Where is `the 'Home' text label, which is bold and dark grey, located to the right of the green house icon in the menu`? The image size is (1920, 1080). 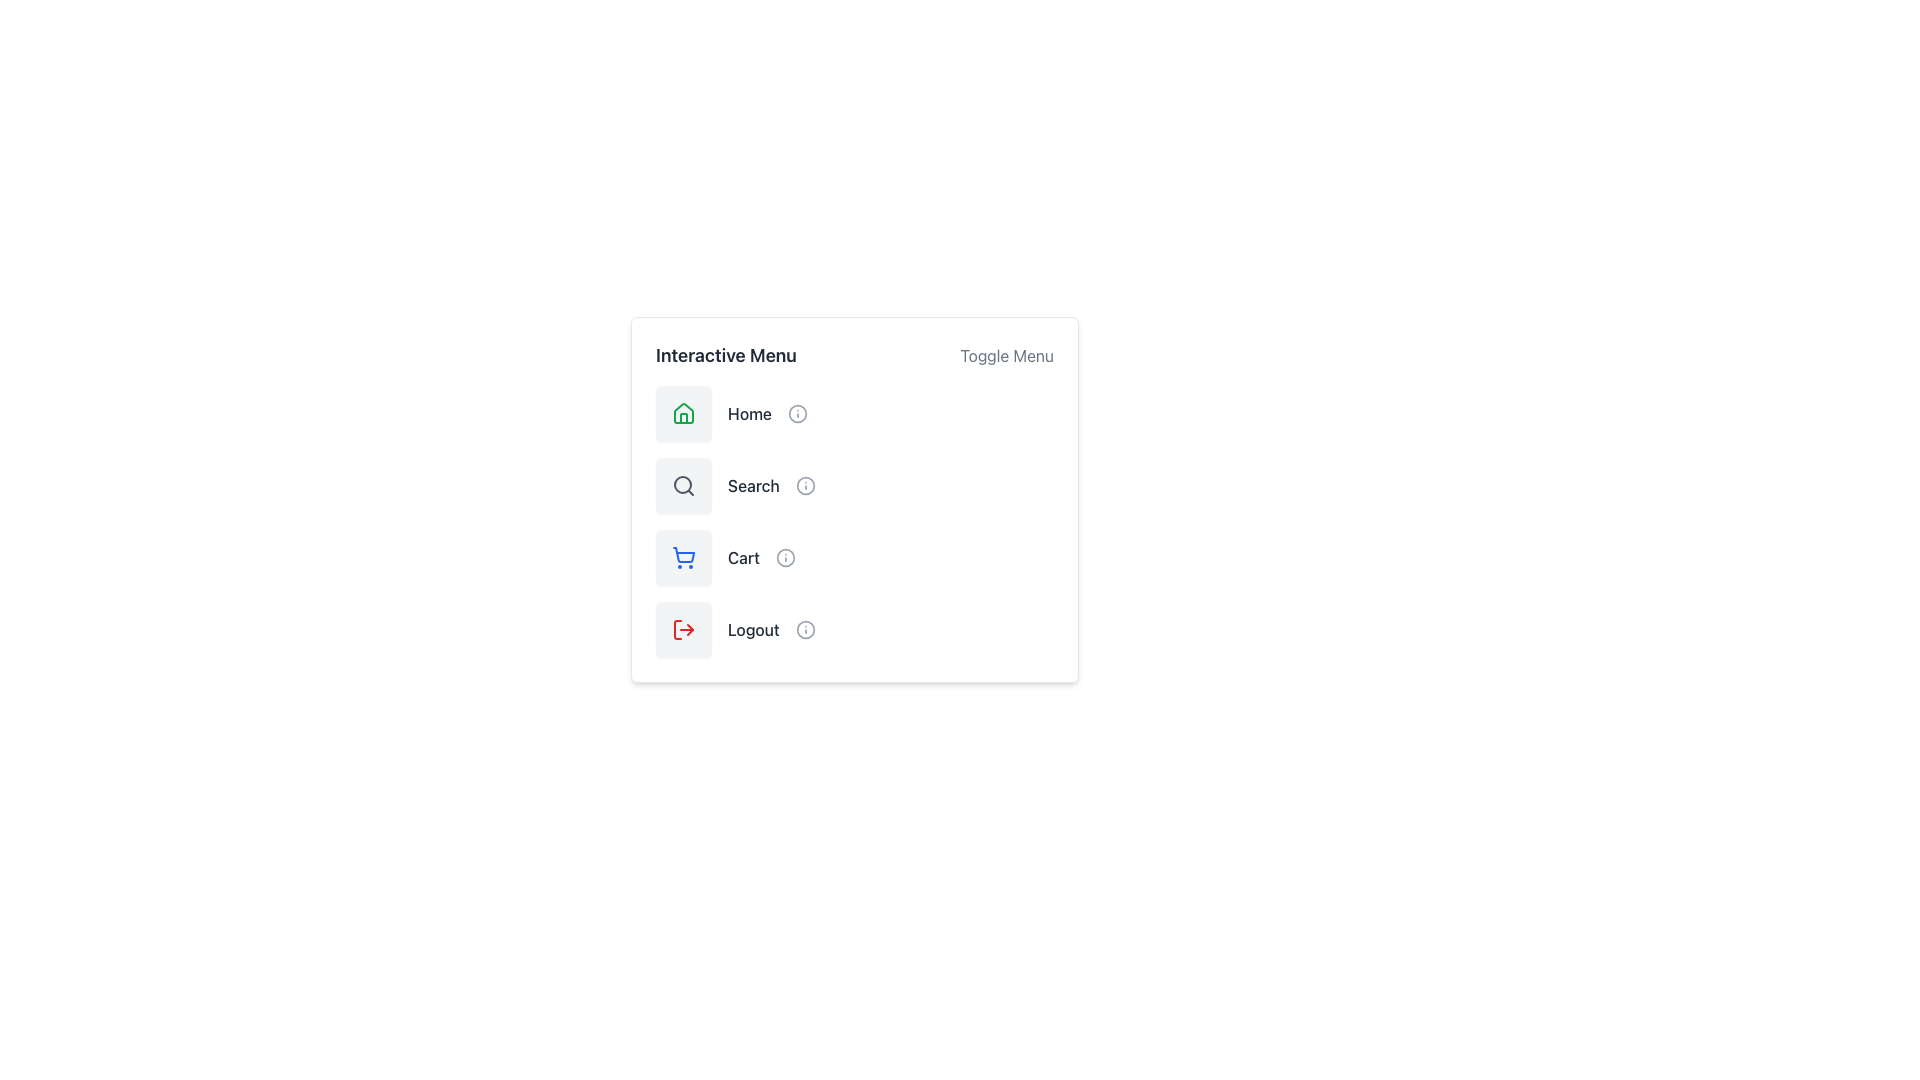 the 'Home' text label, which is bold and dark grey, located to the right of the green house icon in the menu is located at coordinates (748, 412).